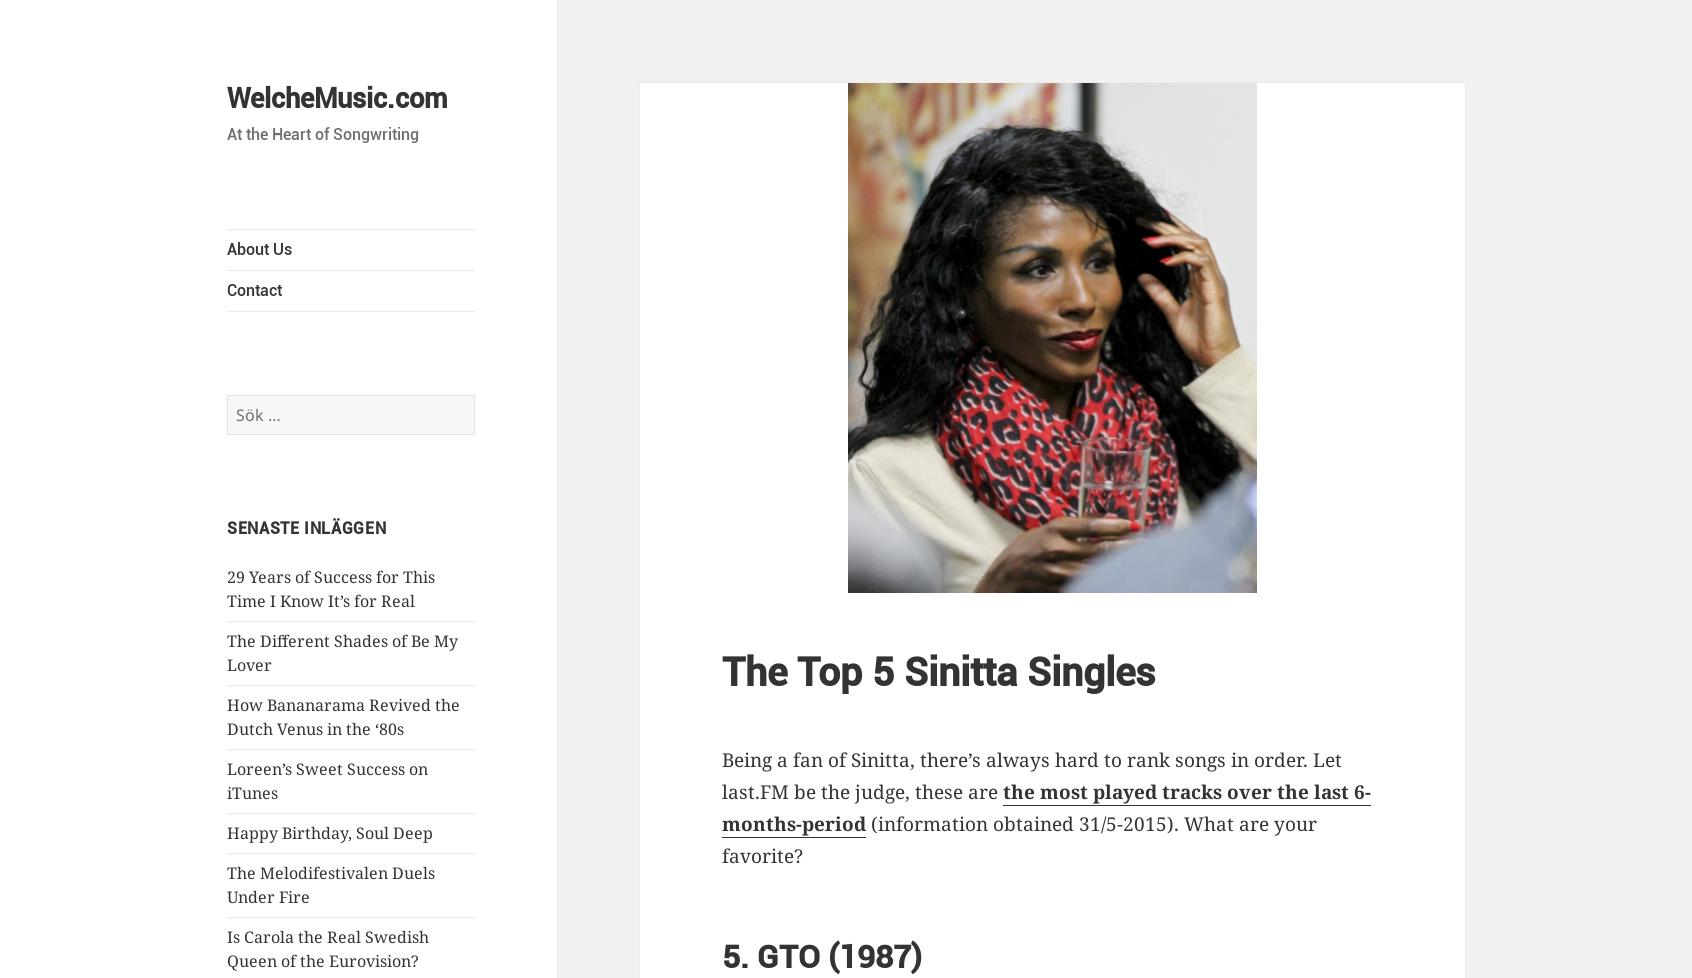 The image size is (1692, 978). I want to click on 'Is Carola the Real Swedish Queen of the Eurovision?', so click(327, 947).